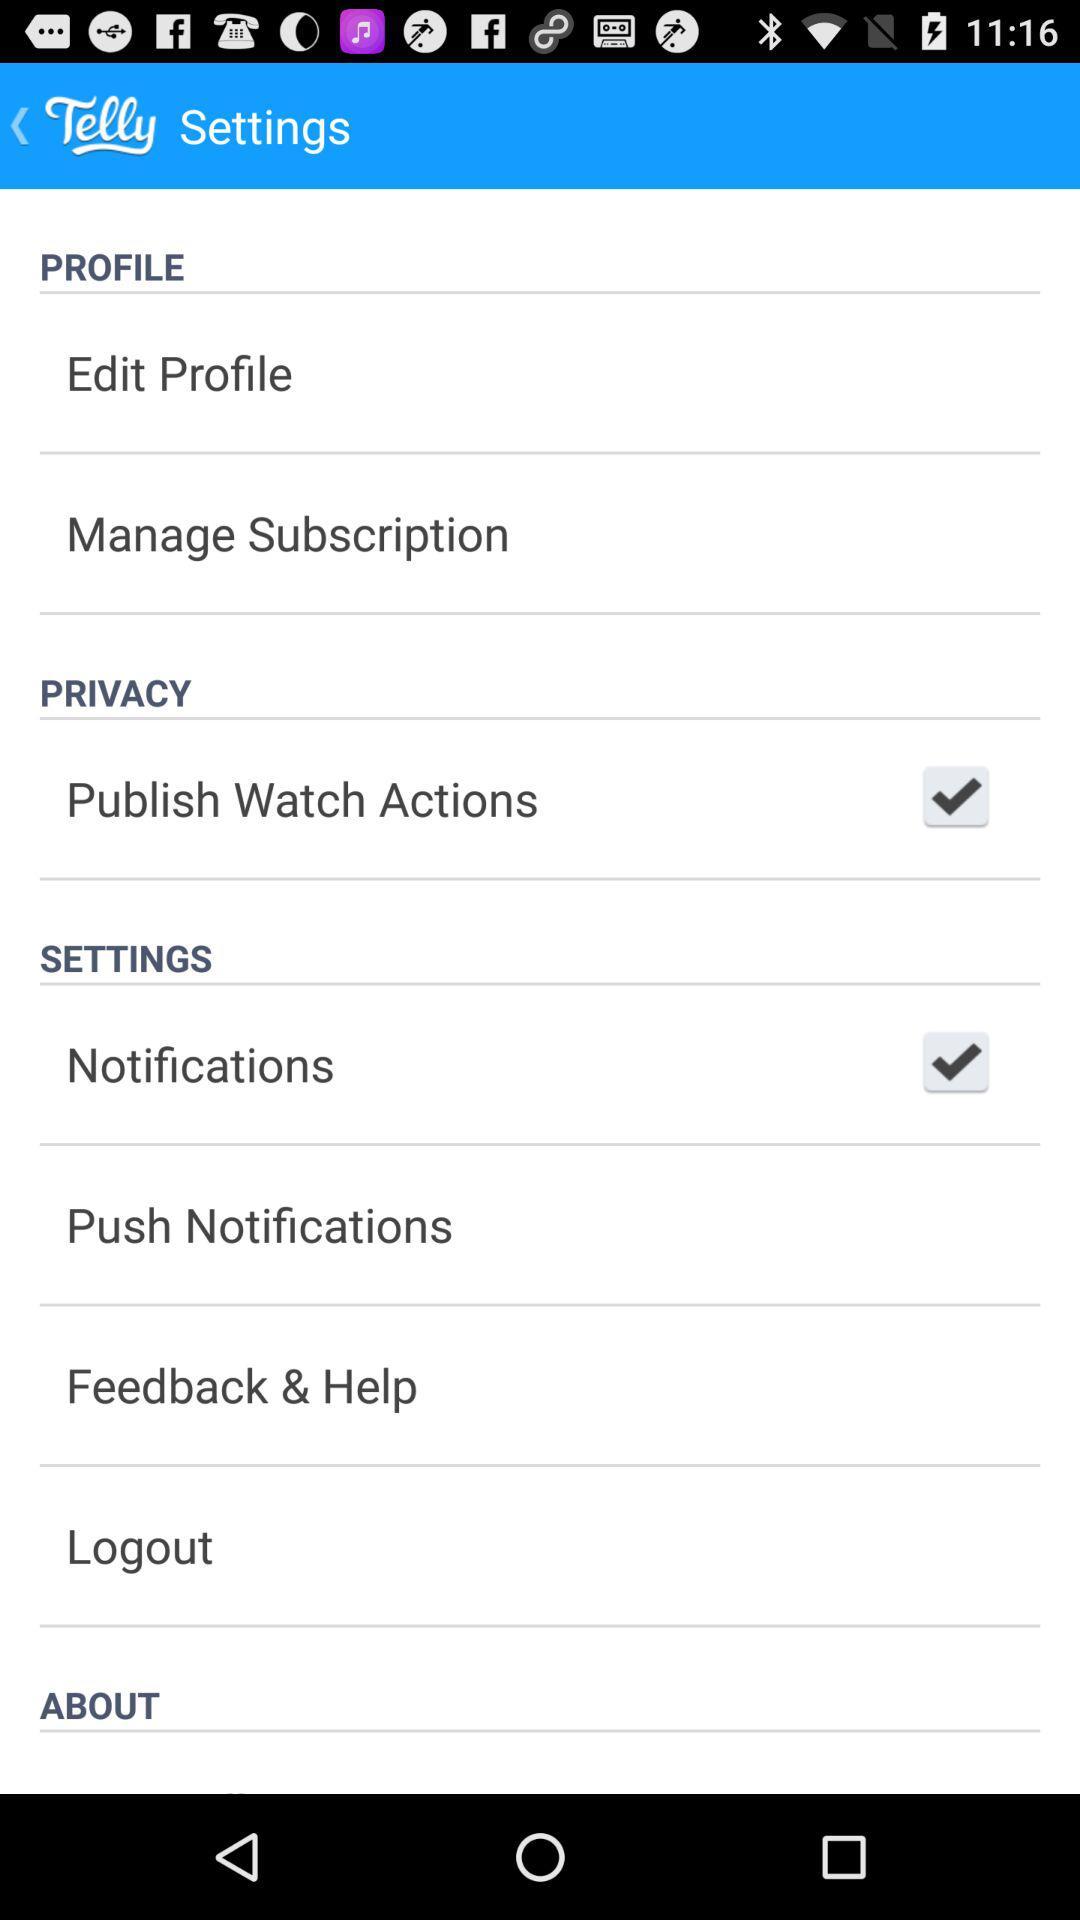  What do you see at coordinates (540, 533) in the screenshot?
I see `the button below the edit profile icon` at bounding box center [540, 533].